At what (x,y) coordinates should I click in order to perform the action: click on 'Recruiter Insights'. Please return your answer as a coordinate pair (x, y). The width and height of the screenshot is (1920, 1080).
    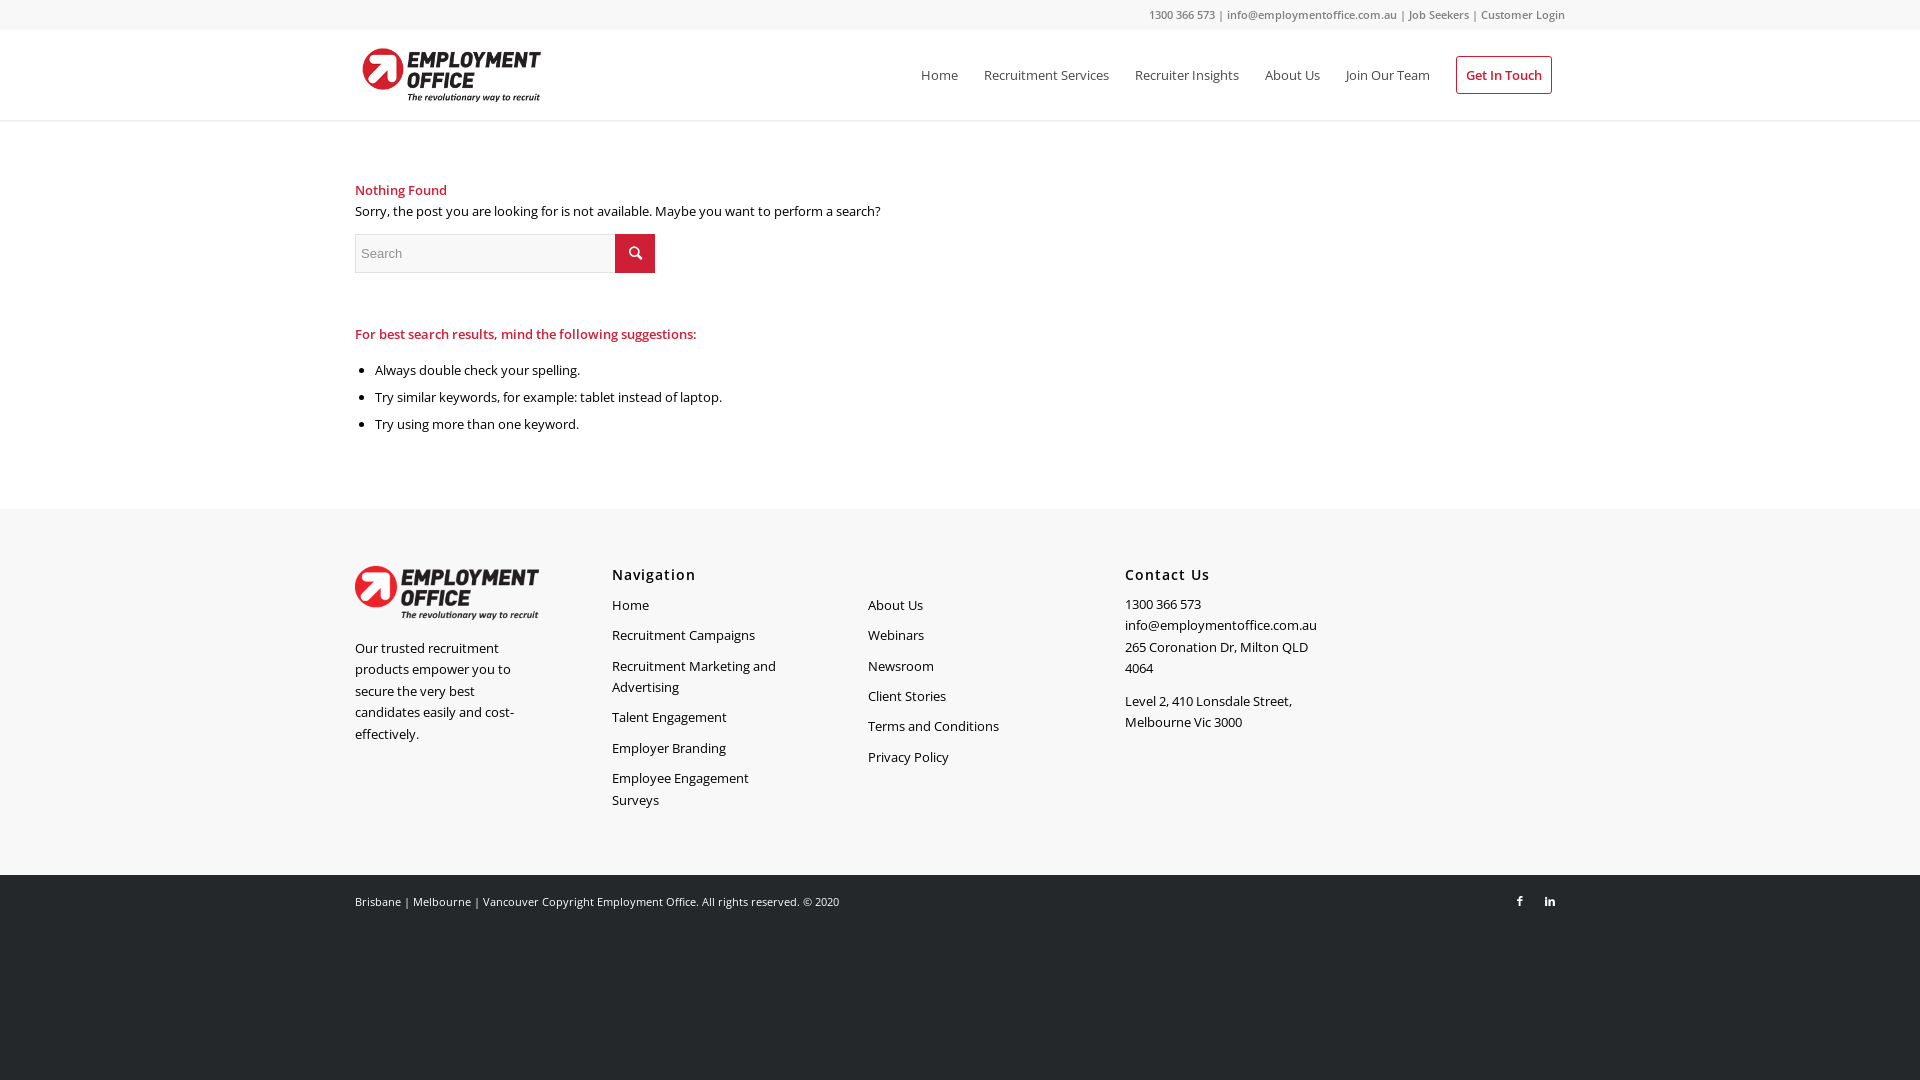
    Looking at the image, I should click on (1186, 73).